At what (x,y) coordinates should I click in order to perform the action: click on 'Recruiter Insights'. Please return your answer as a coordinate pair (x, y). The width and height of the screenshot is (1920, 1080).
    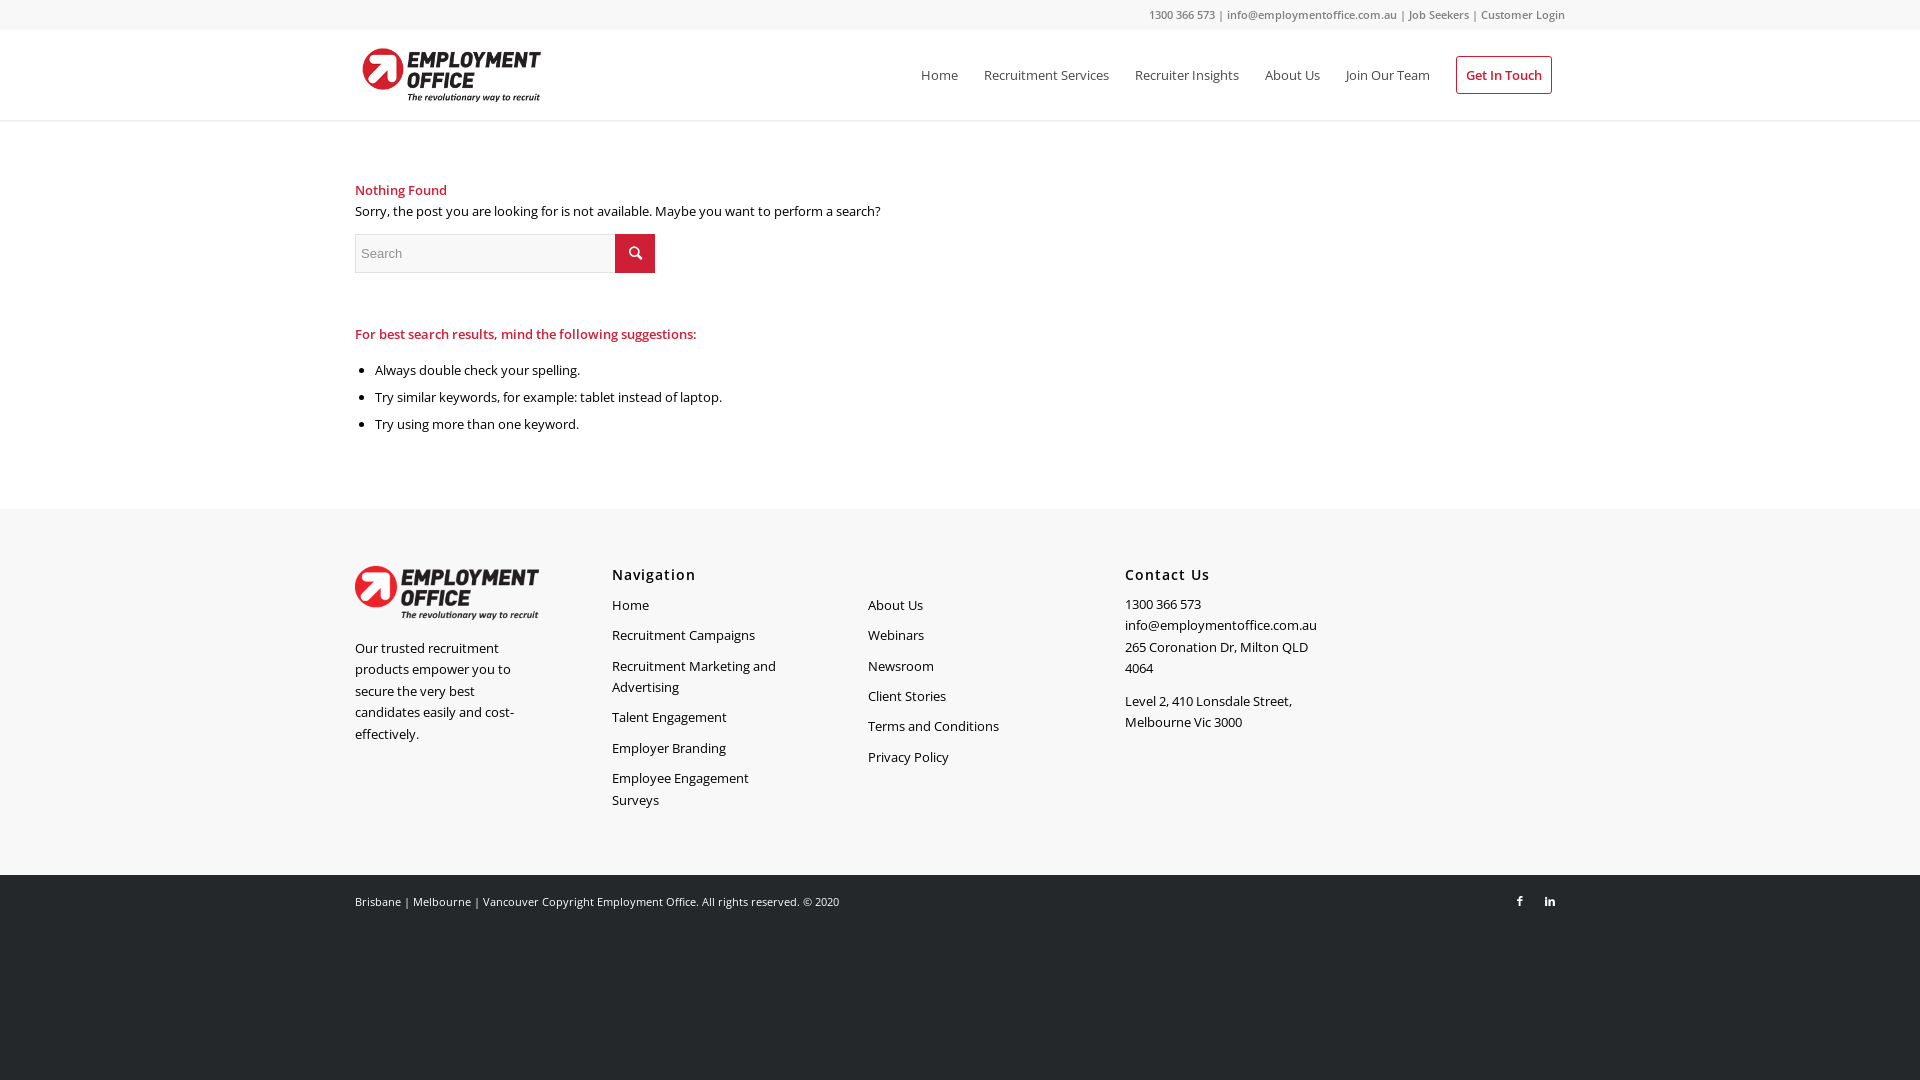
    Looking at the image, I should click on (1186, 73).